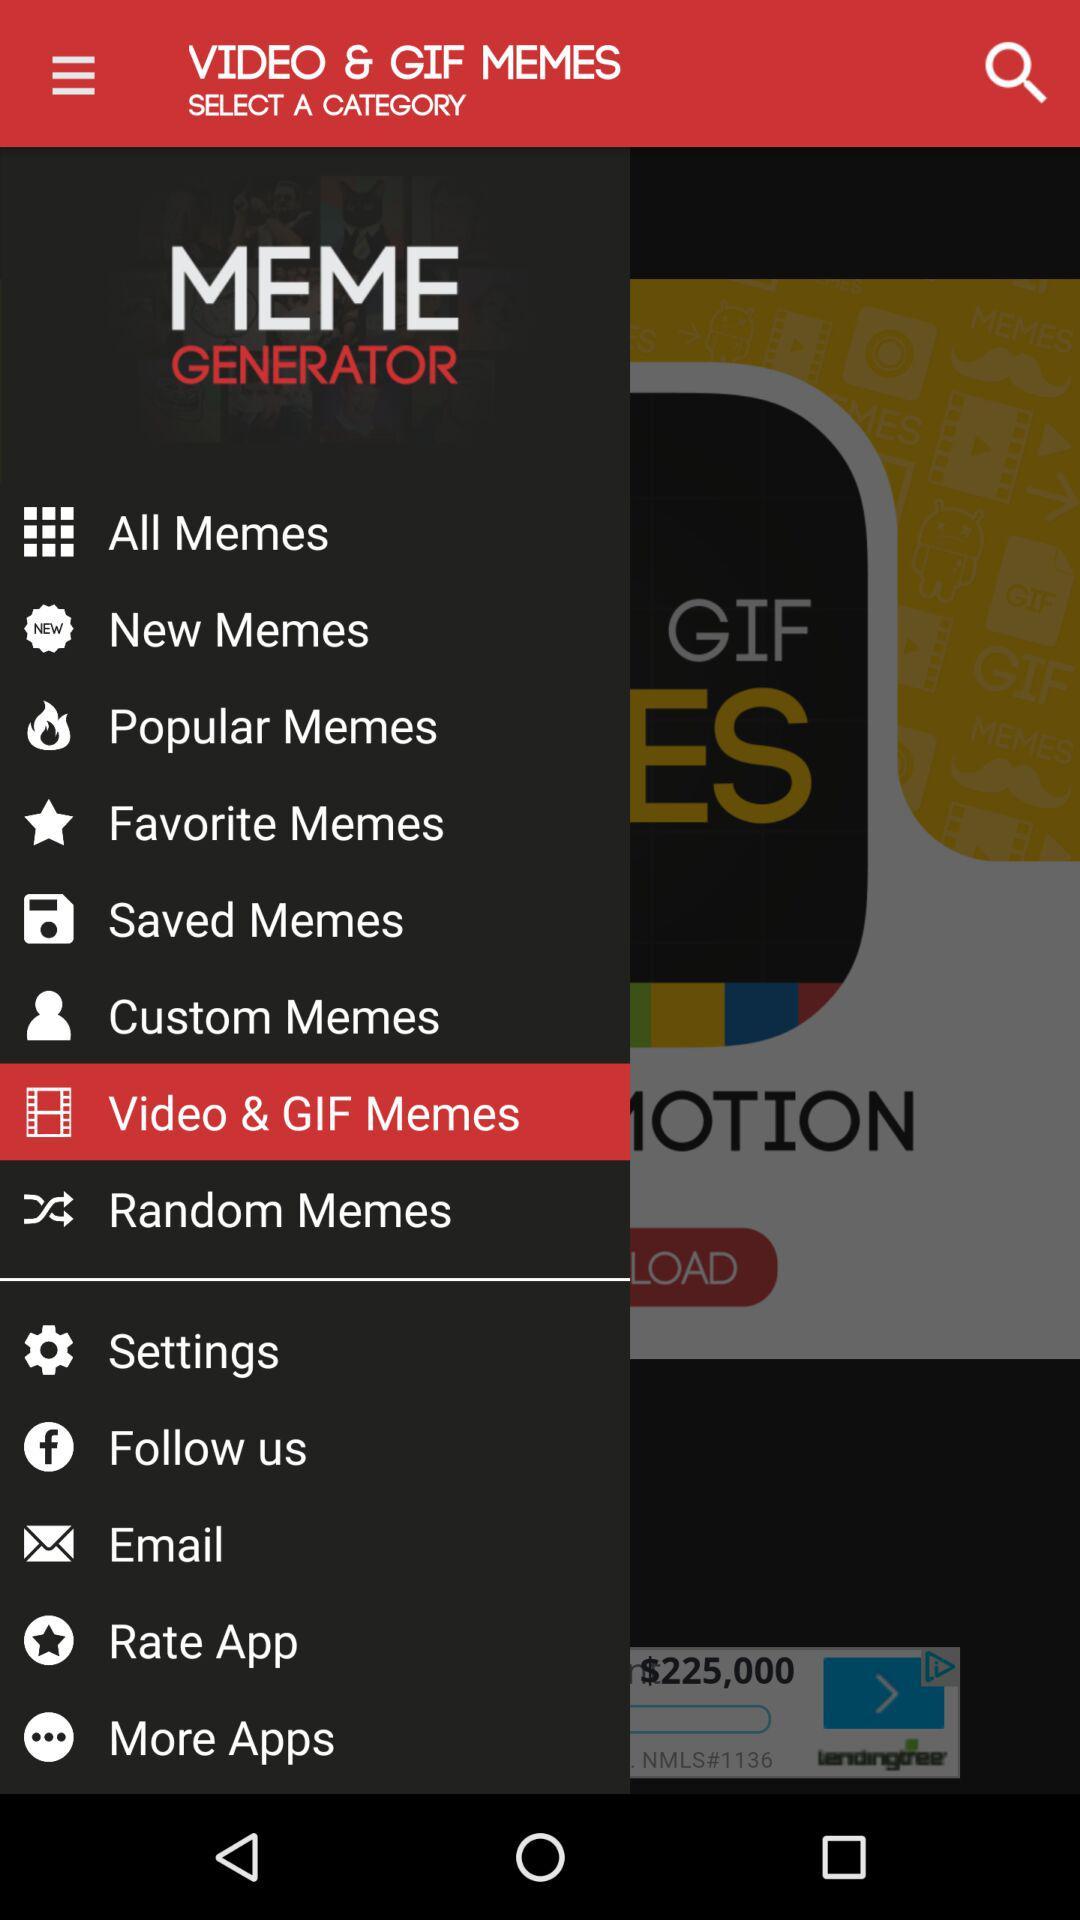 This screenshot has width=1080, height=1920. What do you see at coordinates (48, 1446) in the screenshot?
I see `the icon which is left side of the follow us` at bounding box center [48, 1446].